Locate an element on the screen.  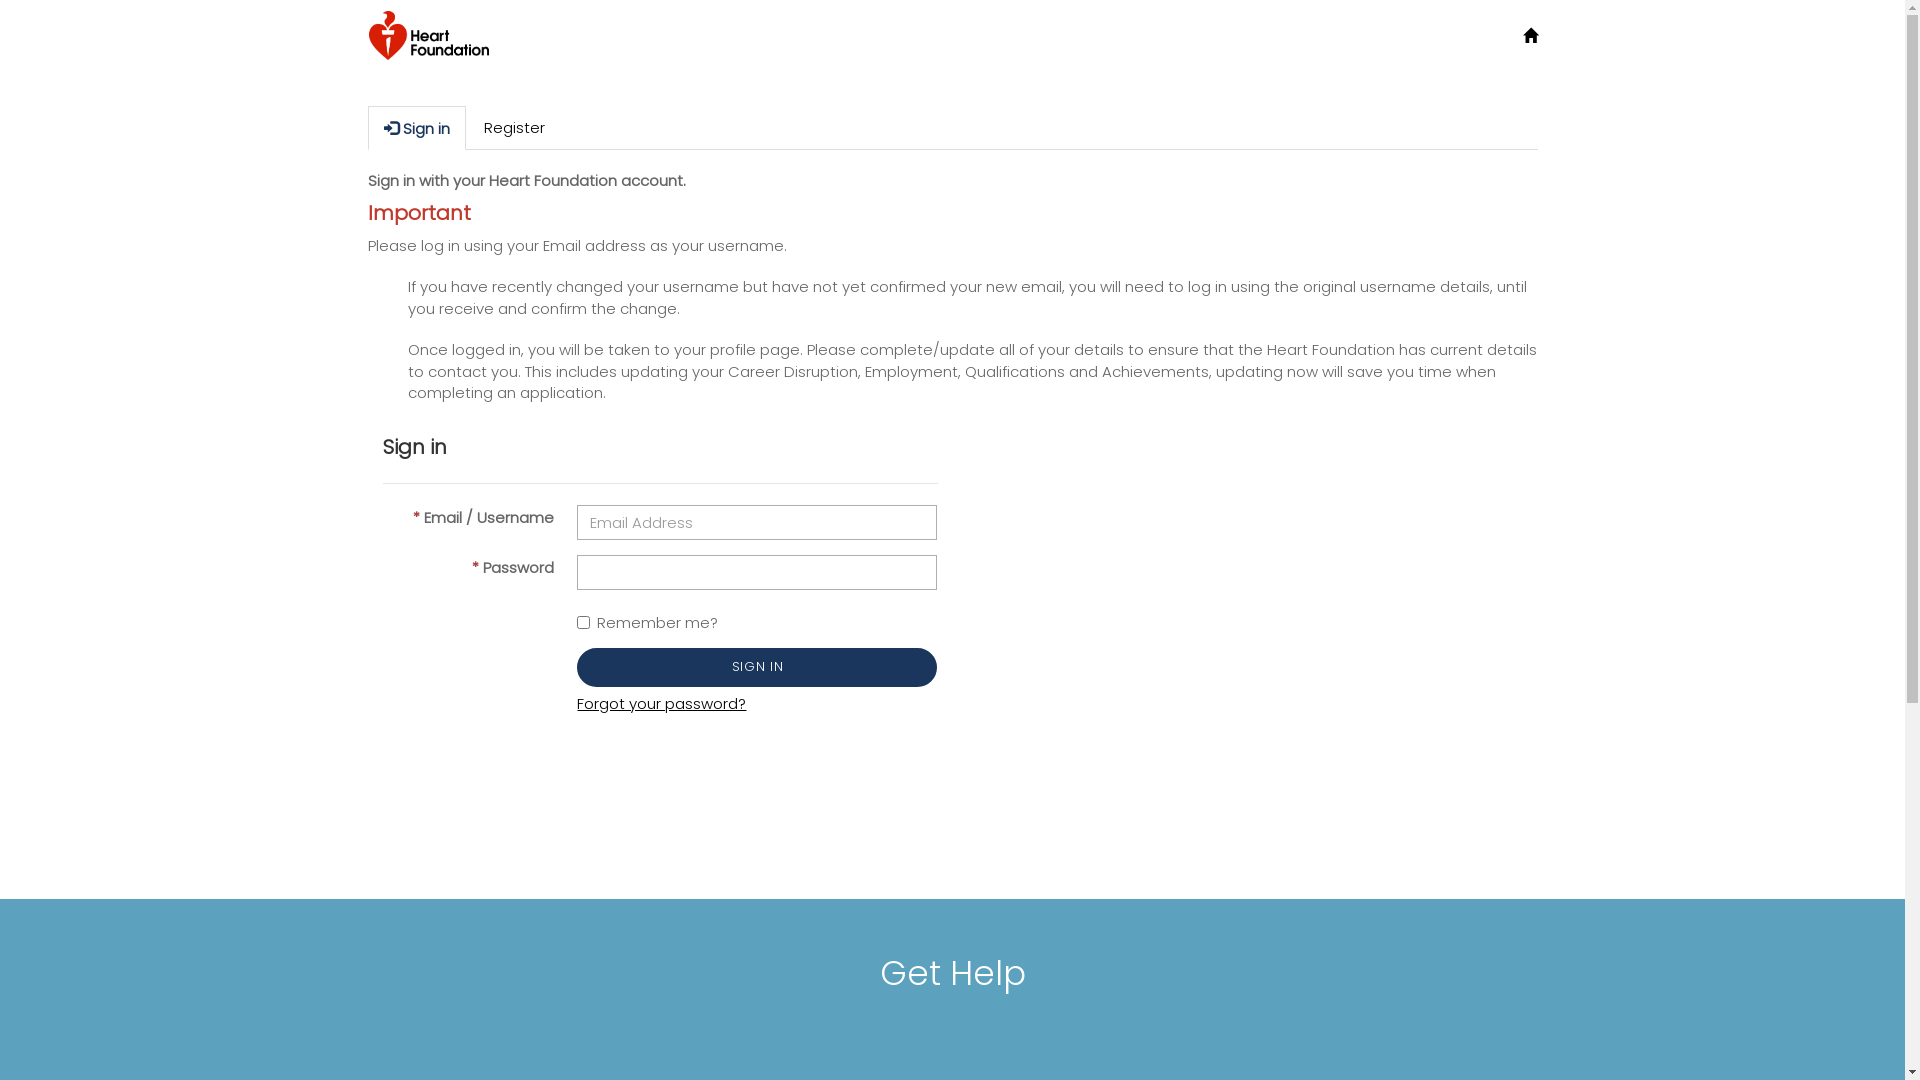
'Register' is located at coordinates (466, 127).